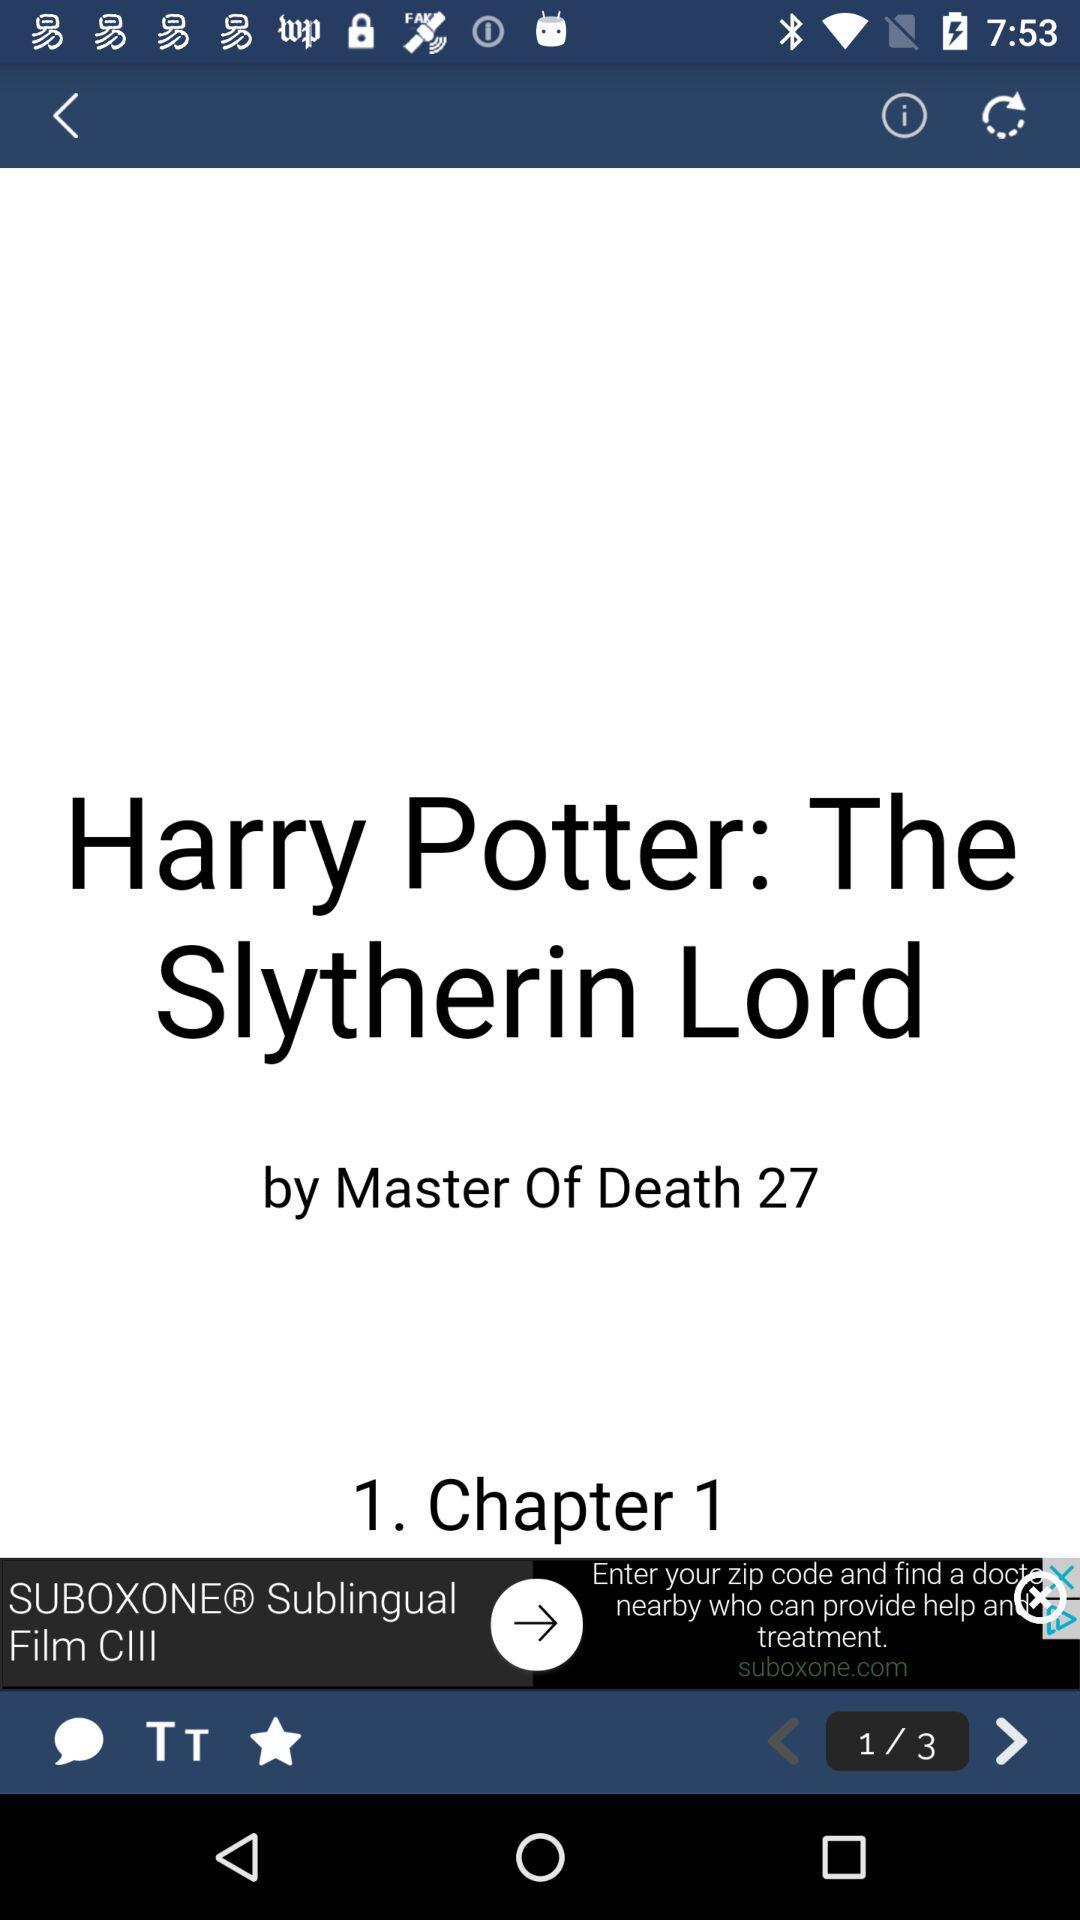 Image resolution: width=1080 pixels, height=1920 pixels. Describe the element at coordinates (1003, 114) in the screenshot. I see `refresh` at that location.